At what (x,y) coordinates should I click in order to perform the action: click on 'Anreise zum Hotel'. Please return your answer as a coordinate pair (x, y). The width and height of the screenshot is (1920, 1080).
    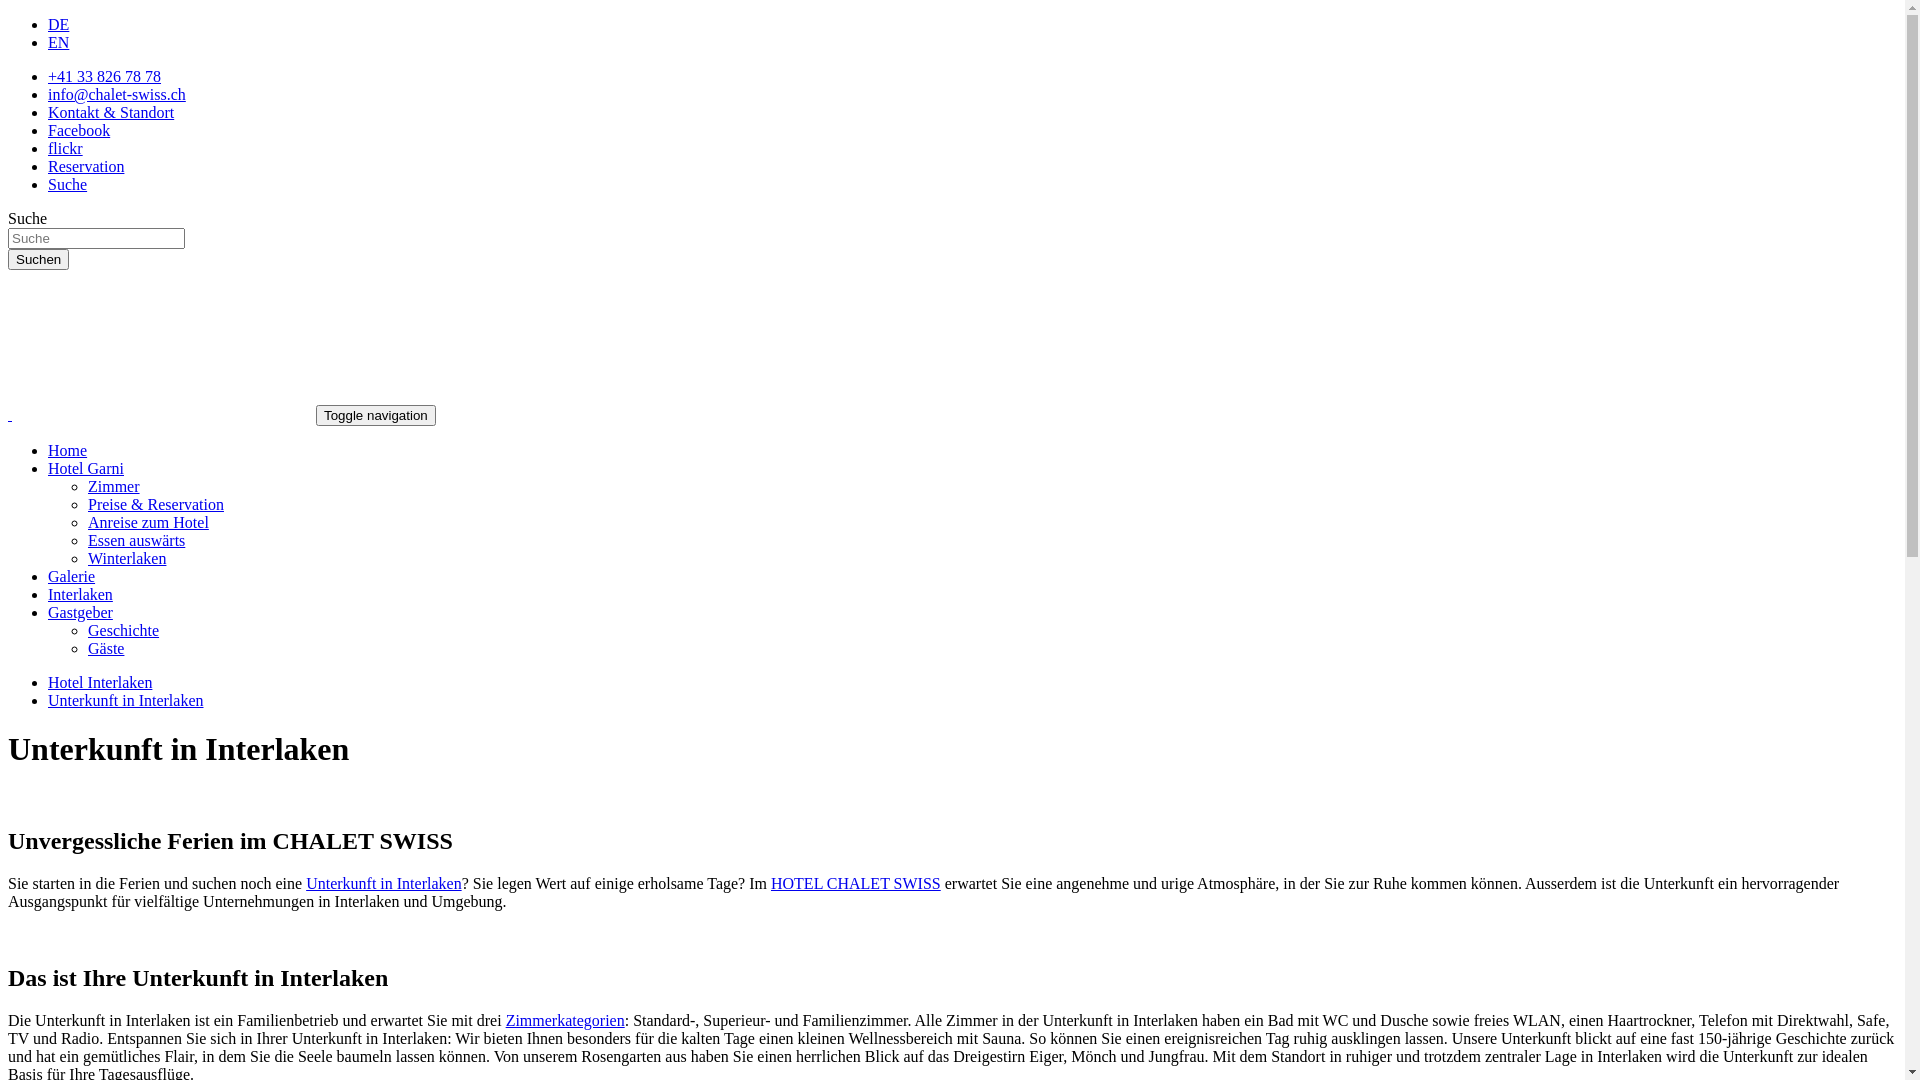
    Looking at the image, I should click on (147, 521).